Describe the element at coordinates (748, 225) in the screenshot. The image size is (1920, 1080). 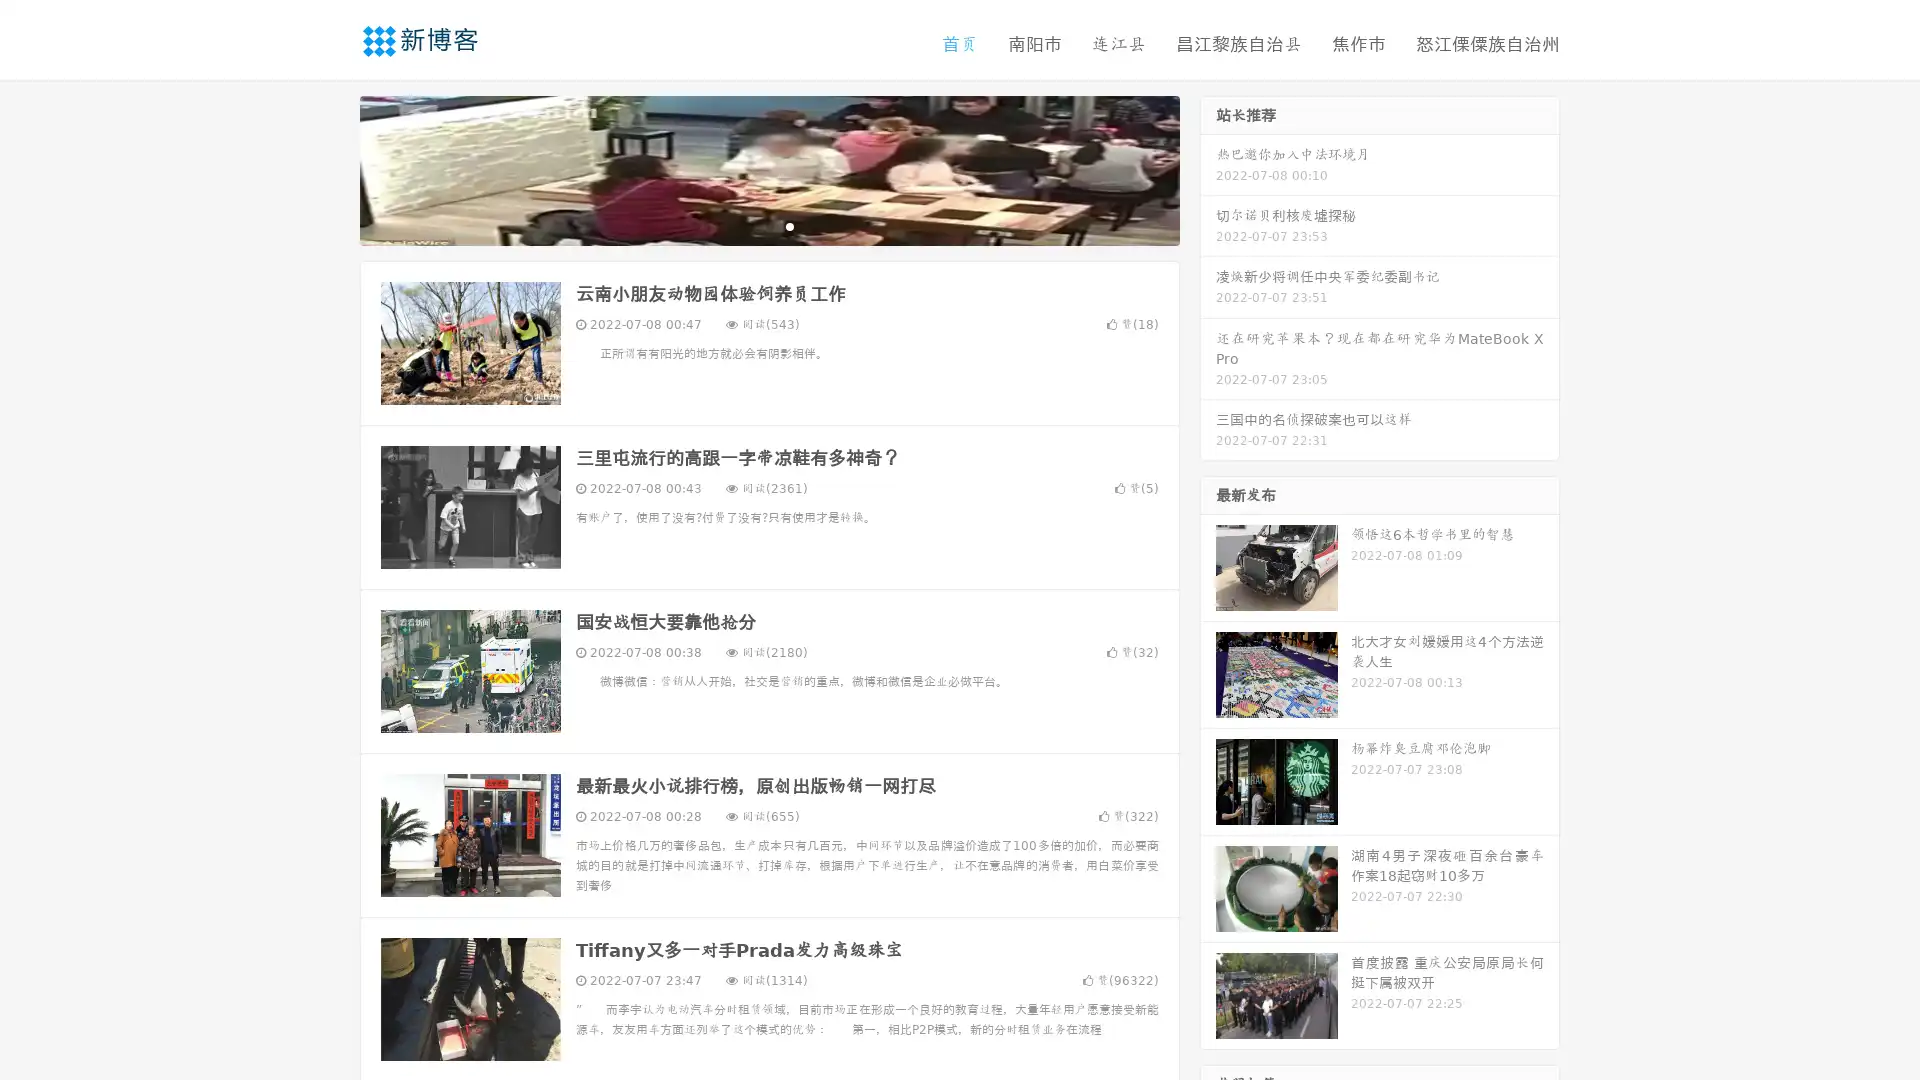
I see `Go to slide 1` at that location.